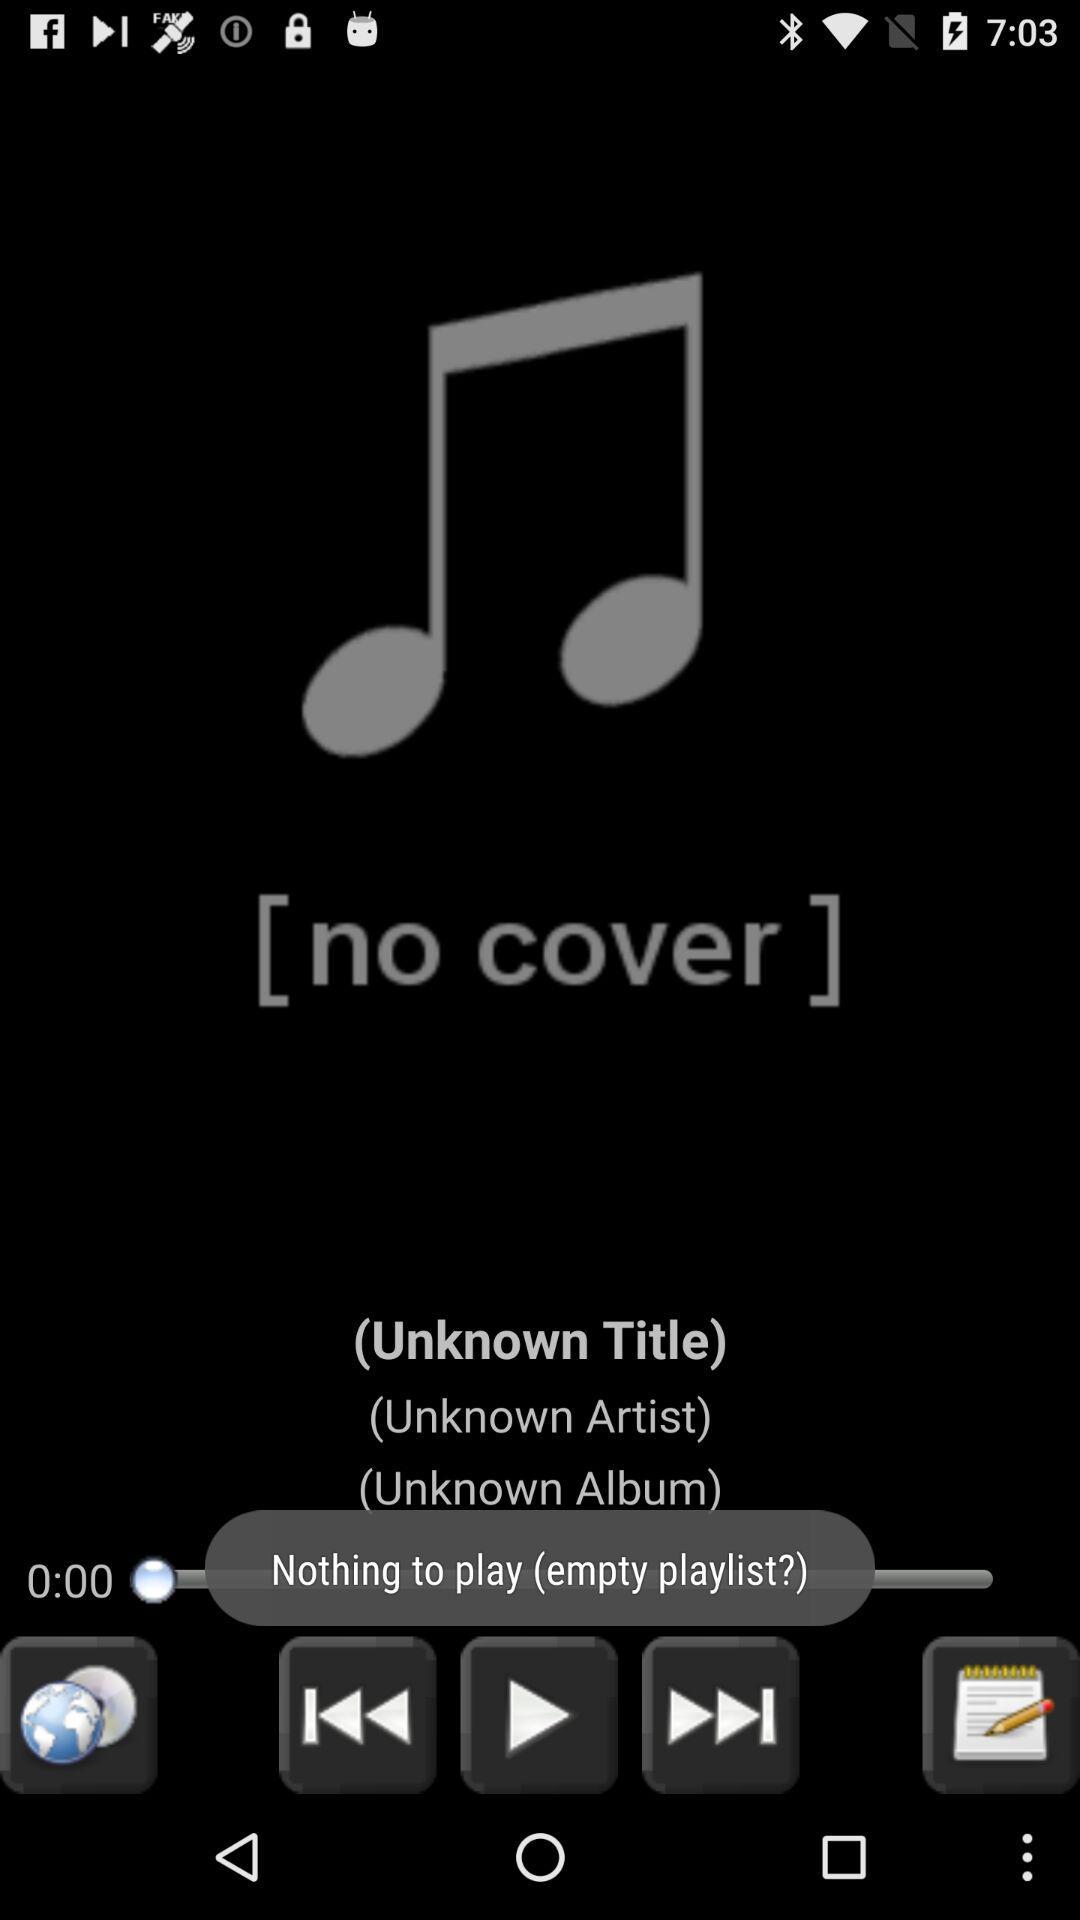 Image resolution: width=1080 pixels, height=1920 pixels. What do you see at coordinates (538, 1835) in the screenshot?
I see `the play icon` at bounding box center [538, 1835].